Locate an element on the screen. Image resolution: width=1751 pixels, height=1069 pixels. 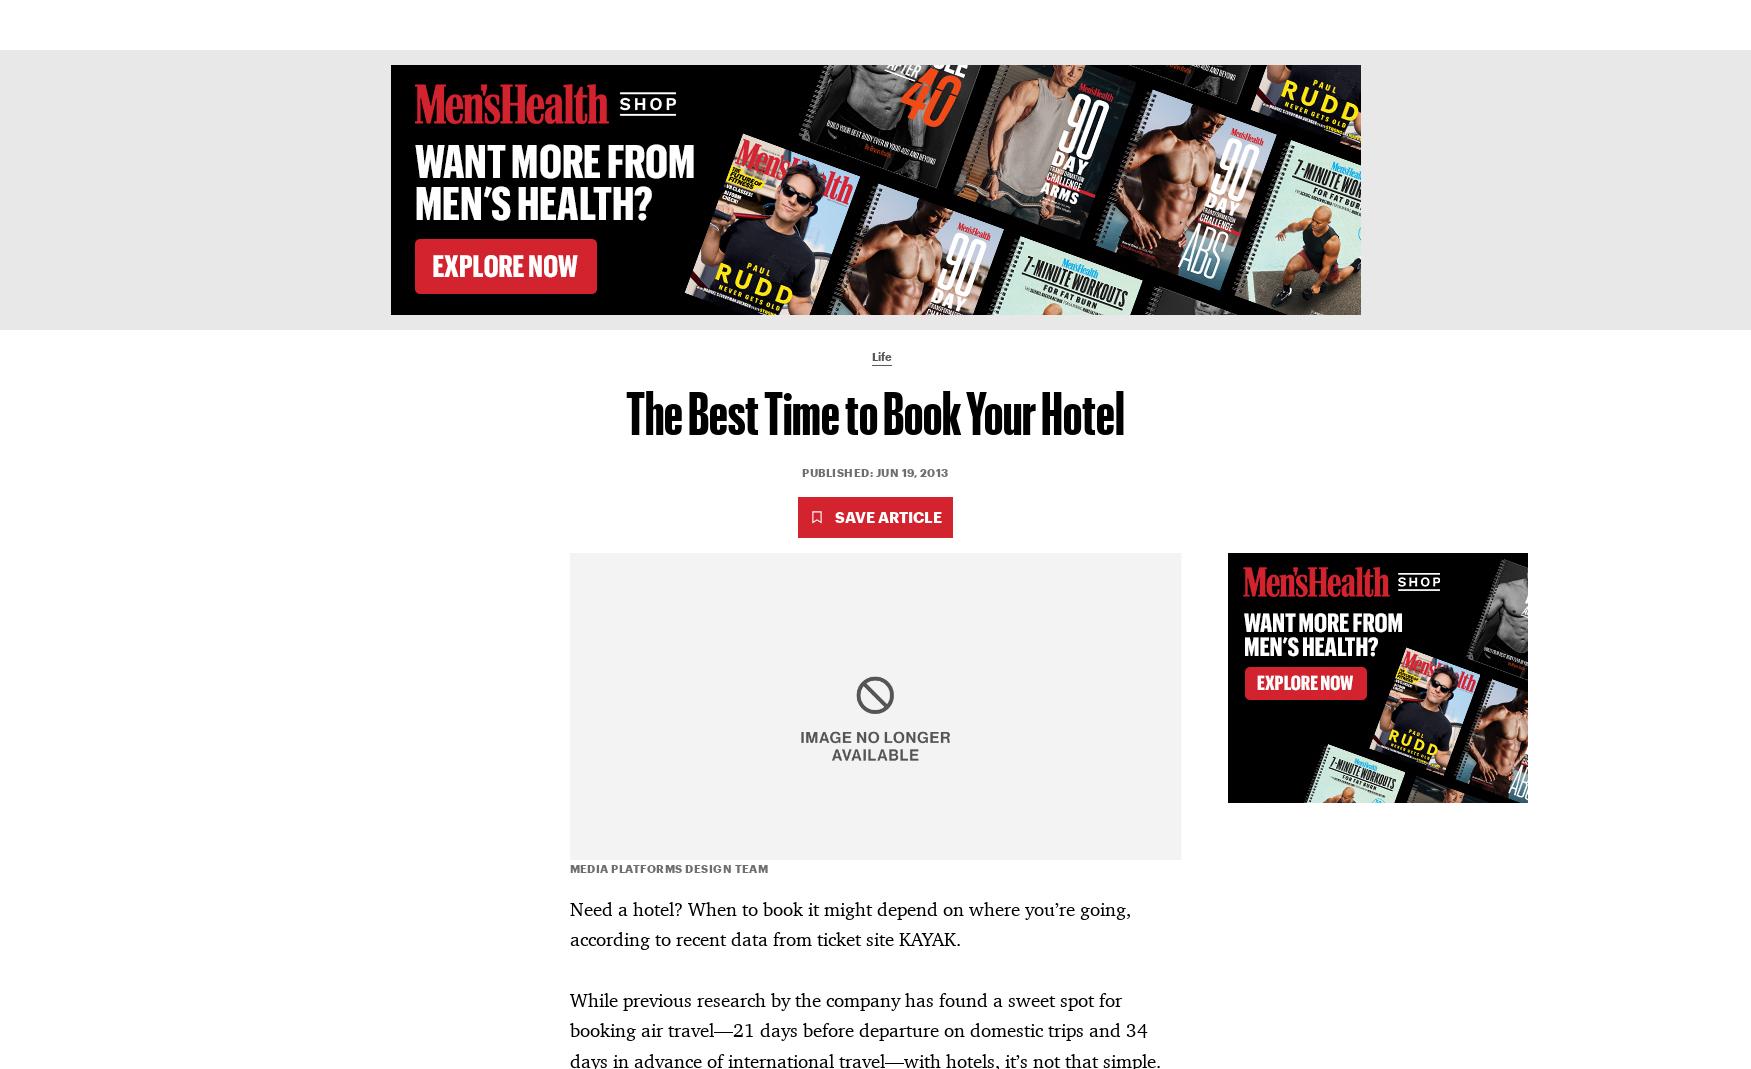
'A Career Hustle Offers What No Side Hustle Can' is located at coordinates (453, 495).